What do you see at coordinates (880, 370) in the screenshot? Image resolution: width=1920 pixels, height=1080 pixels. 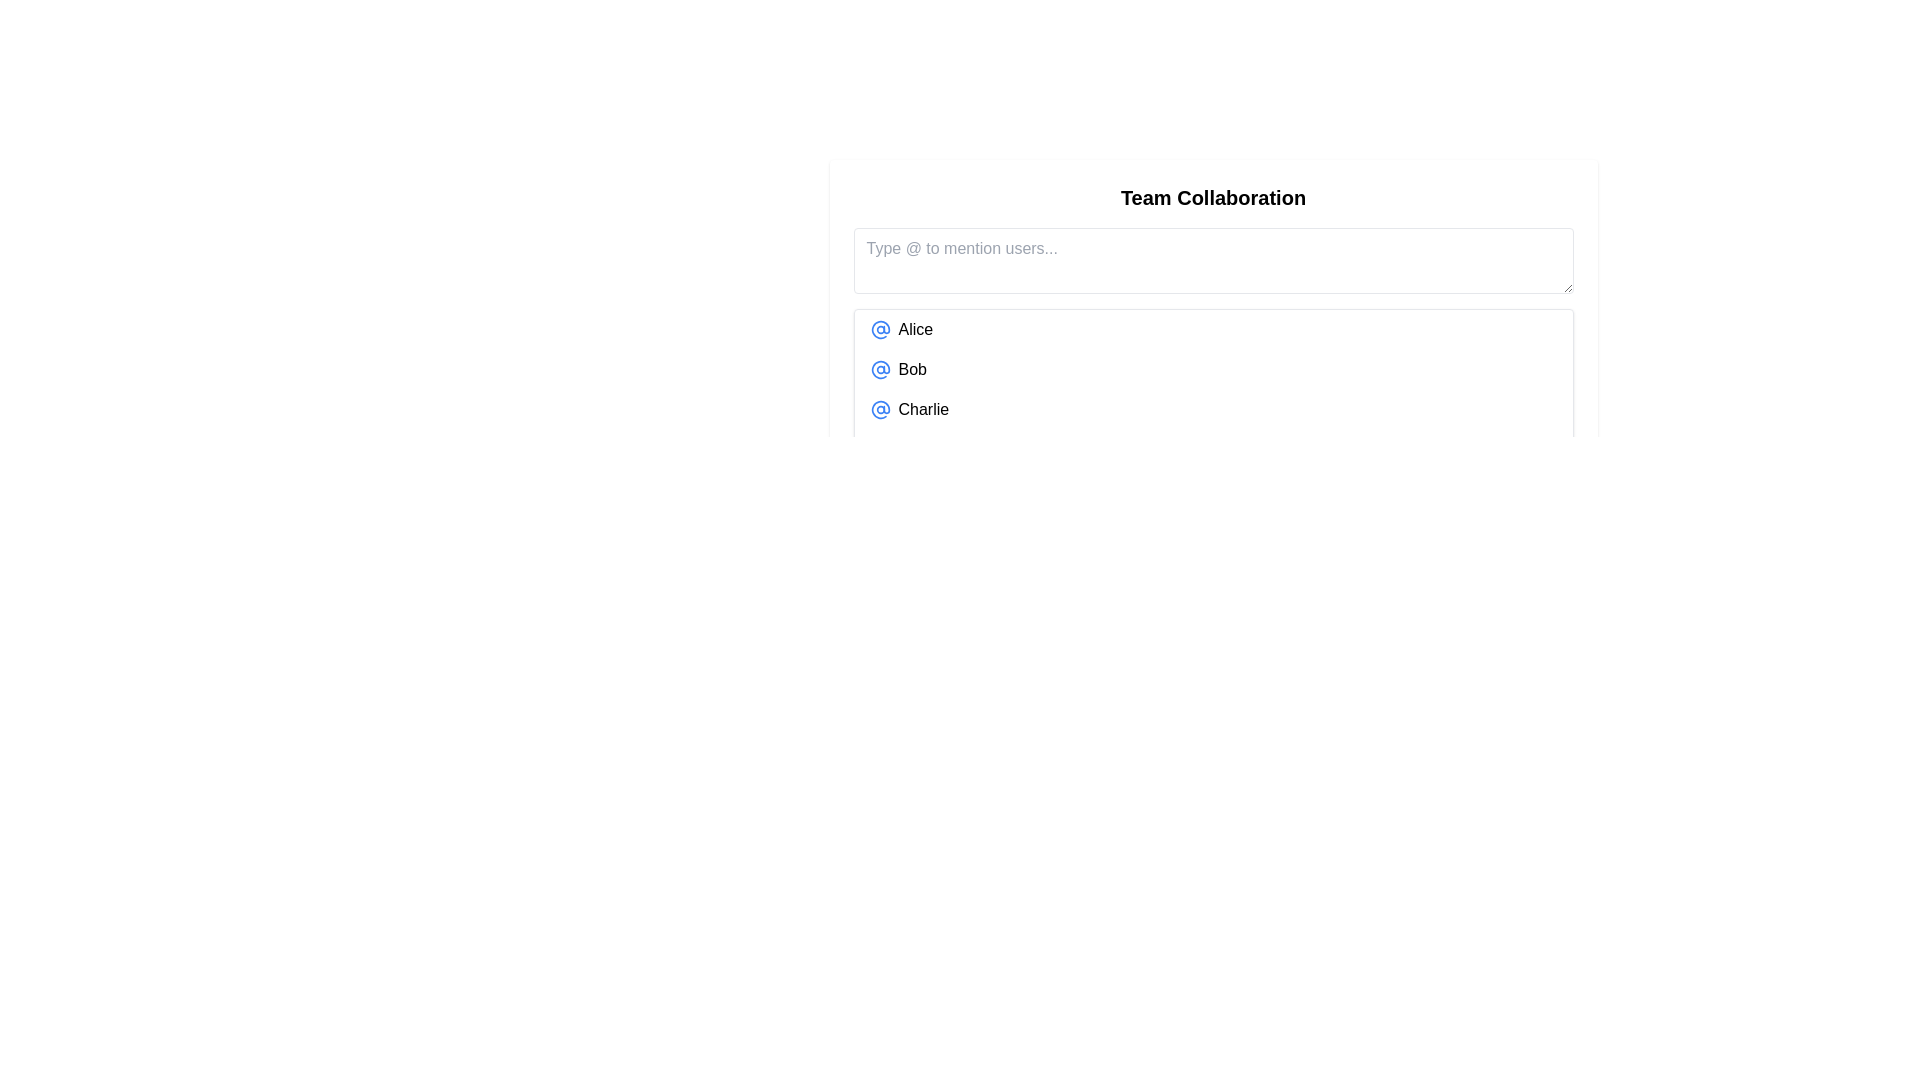 I see `the blue '@' icon located to the left of the name 'Bob' in the list under the 'Team Collaboration' section` at bounding box center [880, 370].